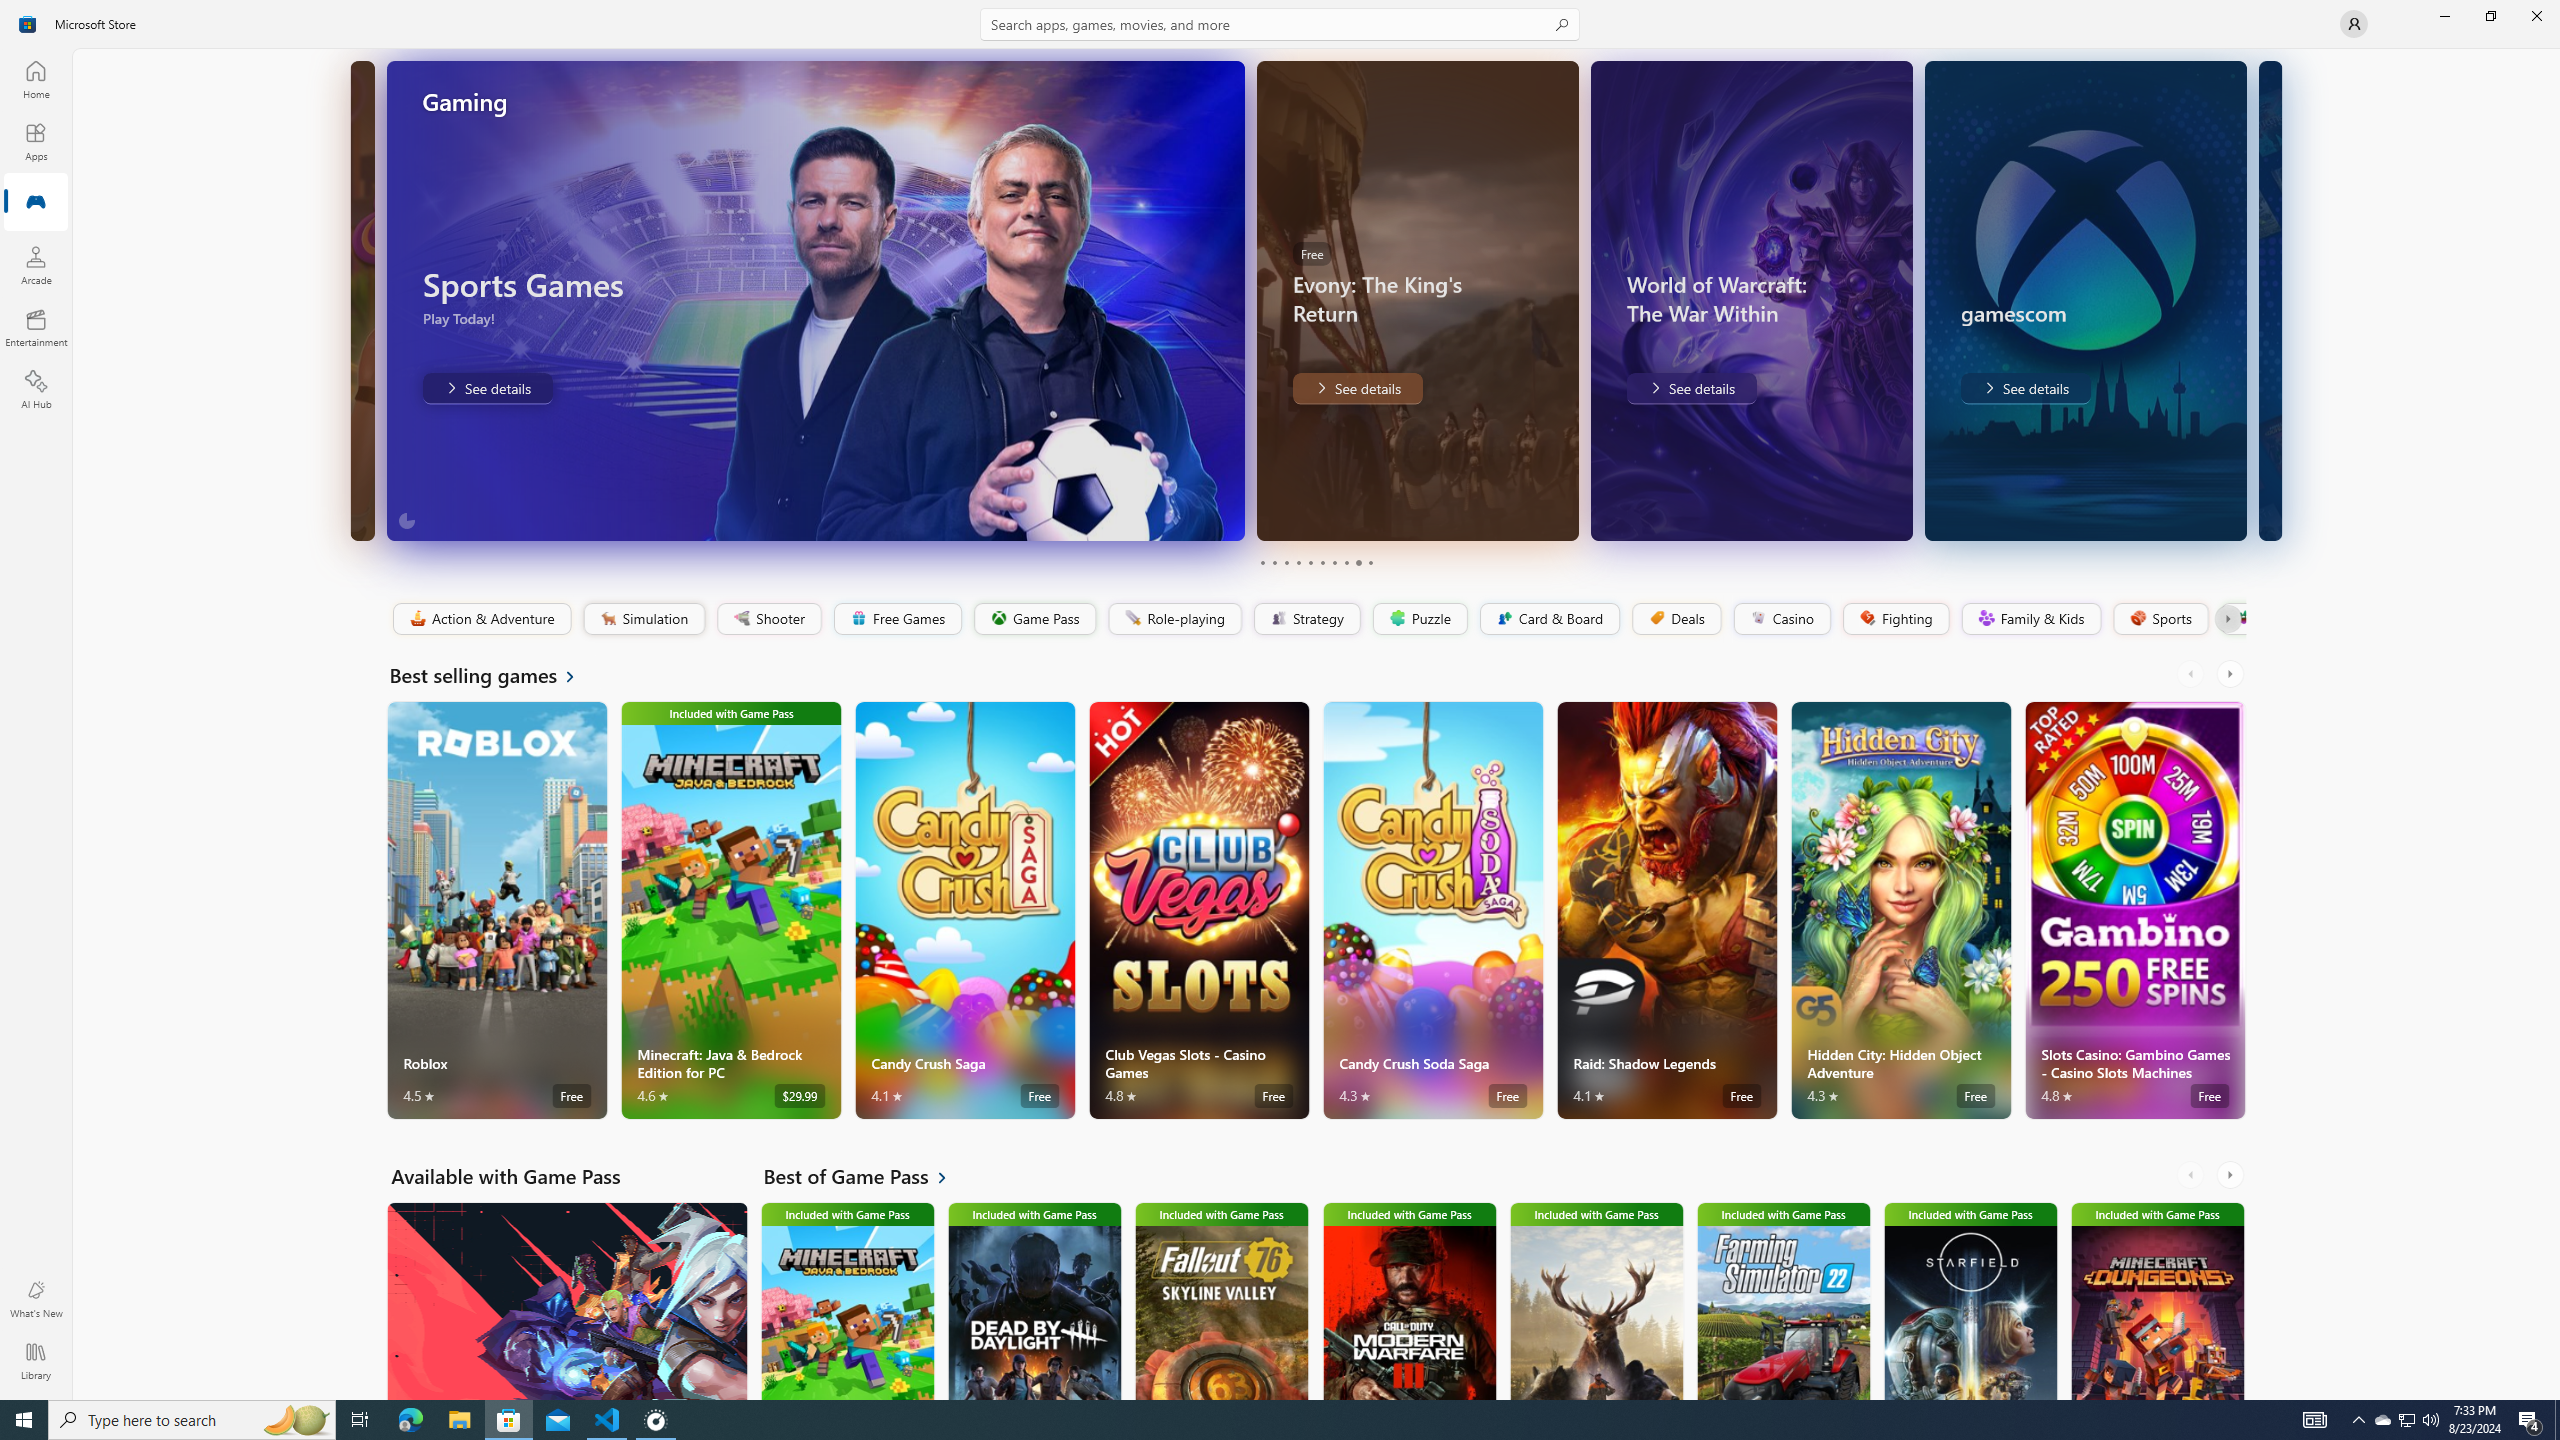  What do you see at coordinates (1321, 562) in the screenshot?
I see `'Page 6'` at bounding box center [1321, 562].